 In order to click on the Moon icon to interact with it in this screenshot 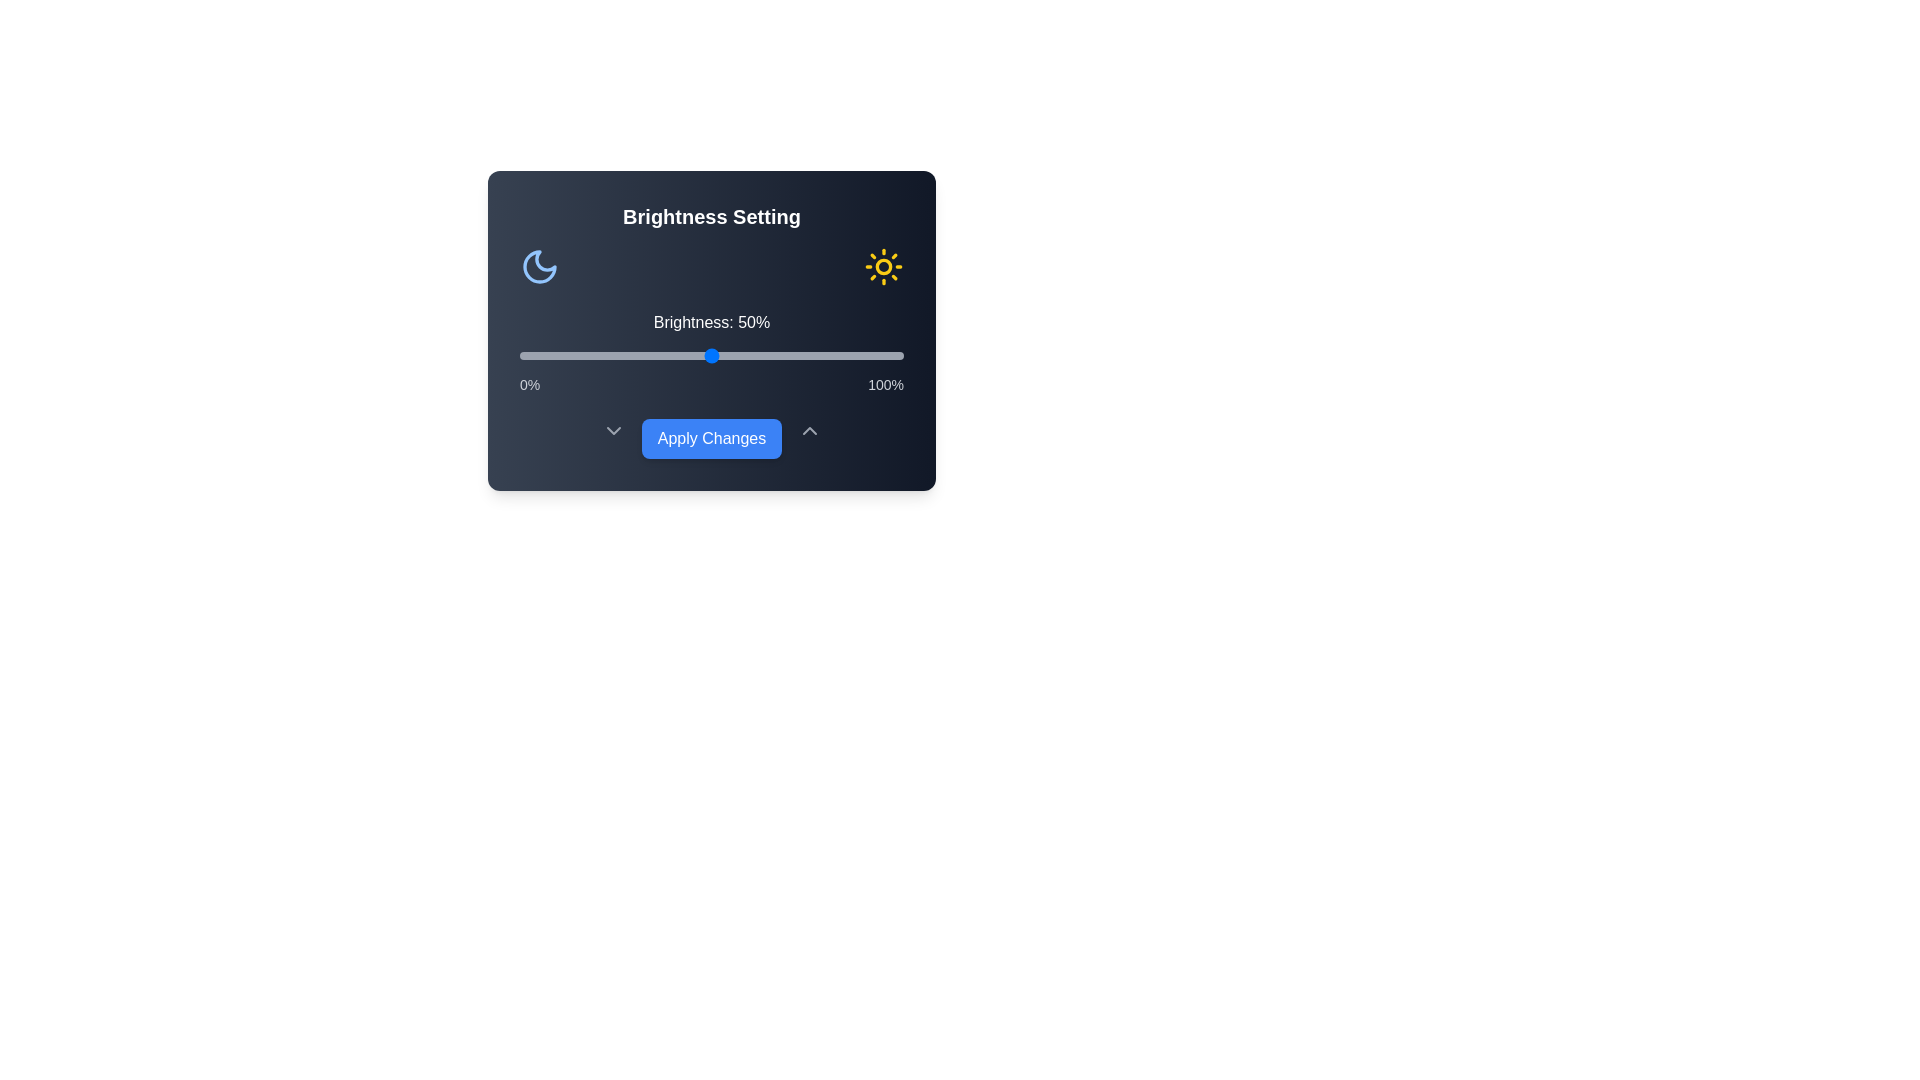, I will do `click(539, 265)`.